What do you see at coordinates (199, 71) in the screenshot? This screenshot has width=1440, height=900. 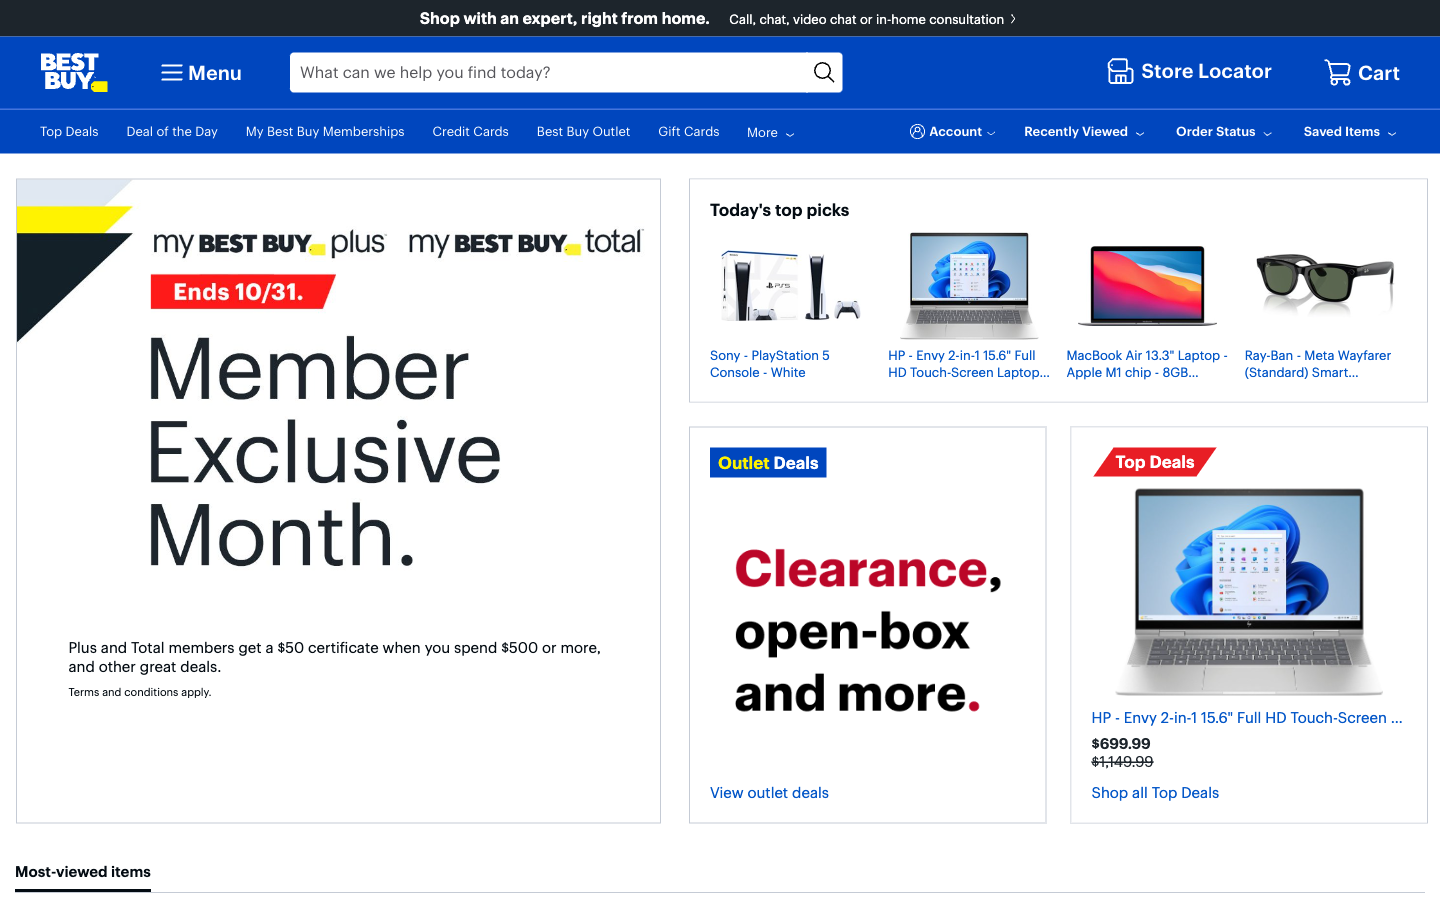 I see `the second option in the Menu` at bounding box center [199, 71].